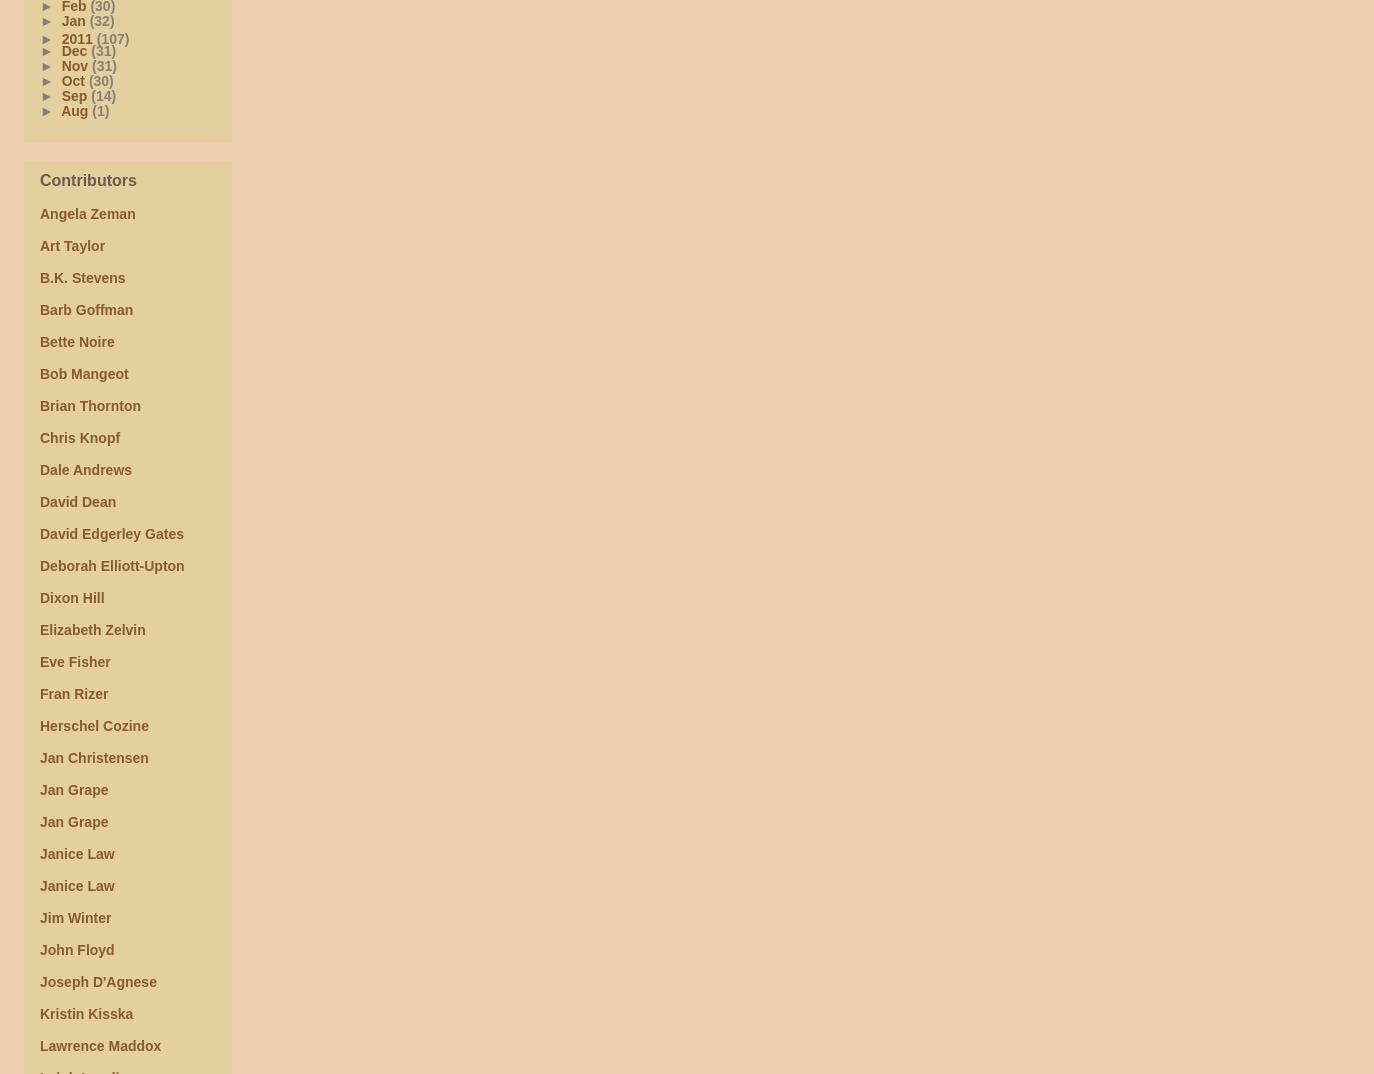 Image resolution: width=1374 pixels, height=1074 pixels. Describe the element at coordinates (74, 917) in the screenshot. I see `'Jim Winter'` at that location.